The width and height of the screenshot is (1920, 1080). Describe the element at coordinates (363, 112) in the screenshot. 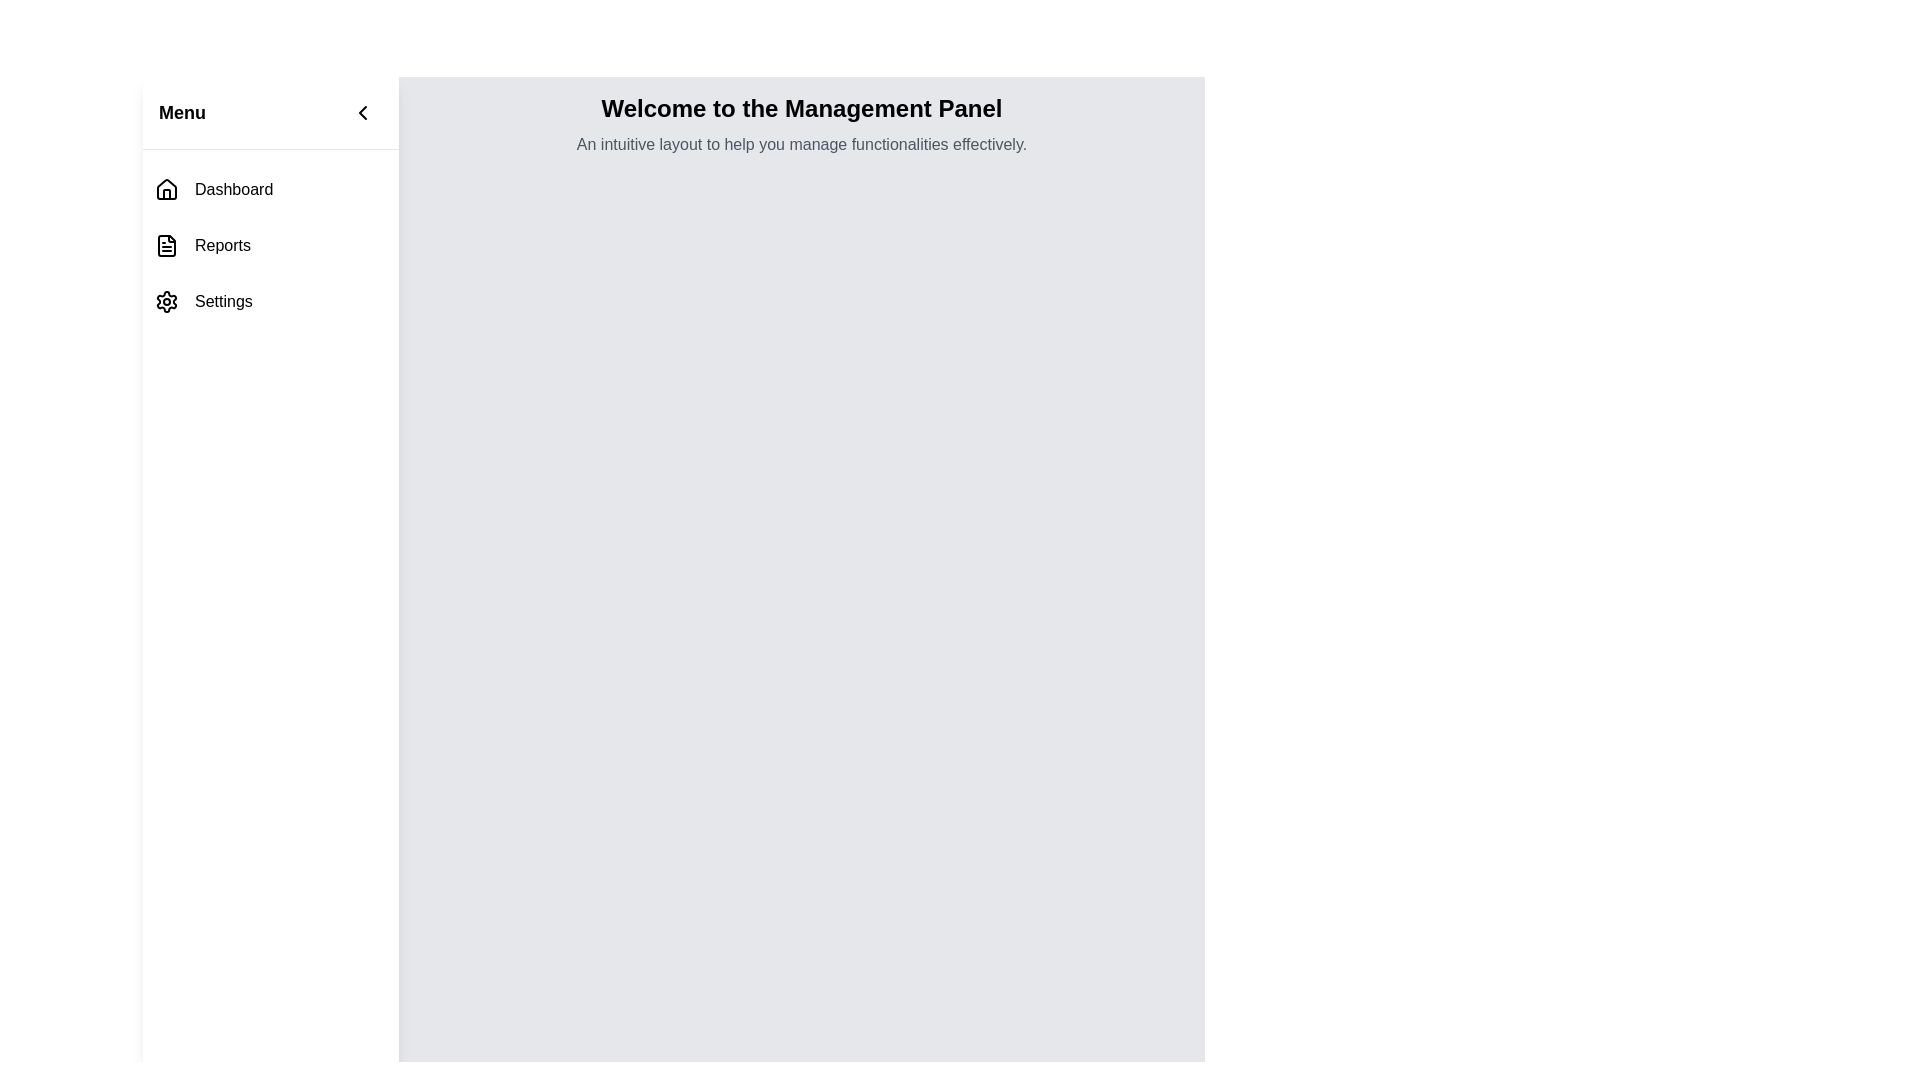

I see `the Icon button (left arrow) located in the top left sidebar, which is used for navigation to collapse or close the sidebar` at that location.